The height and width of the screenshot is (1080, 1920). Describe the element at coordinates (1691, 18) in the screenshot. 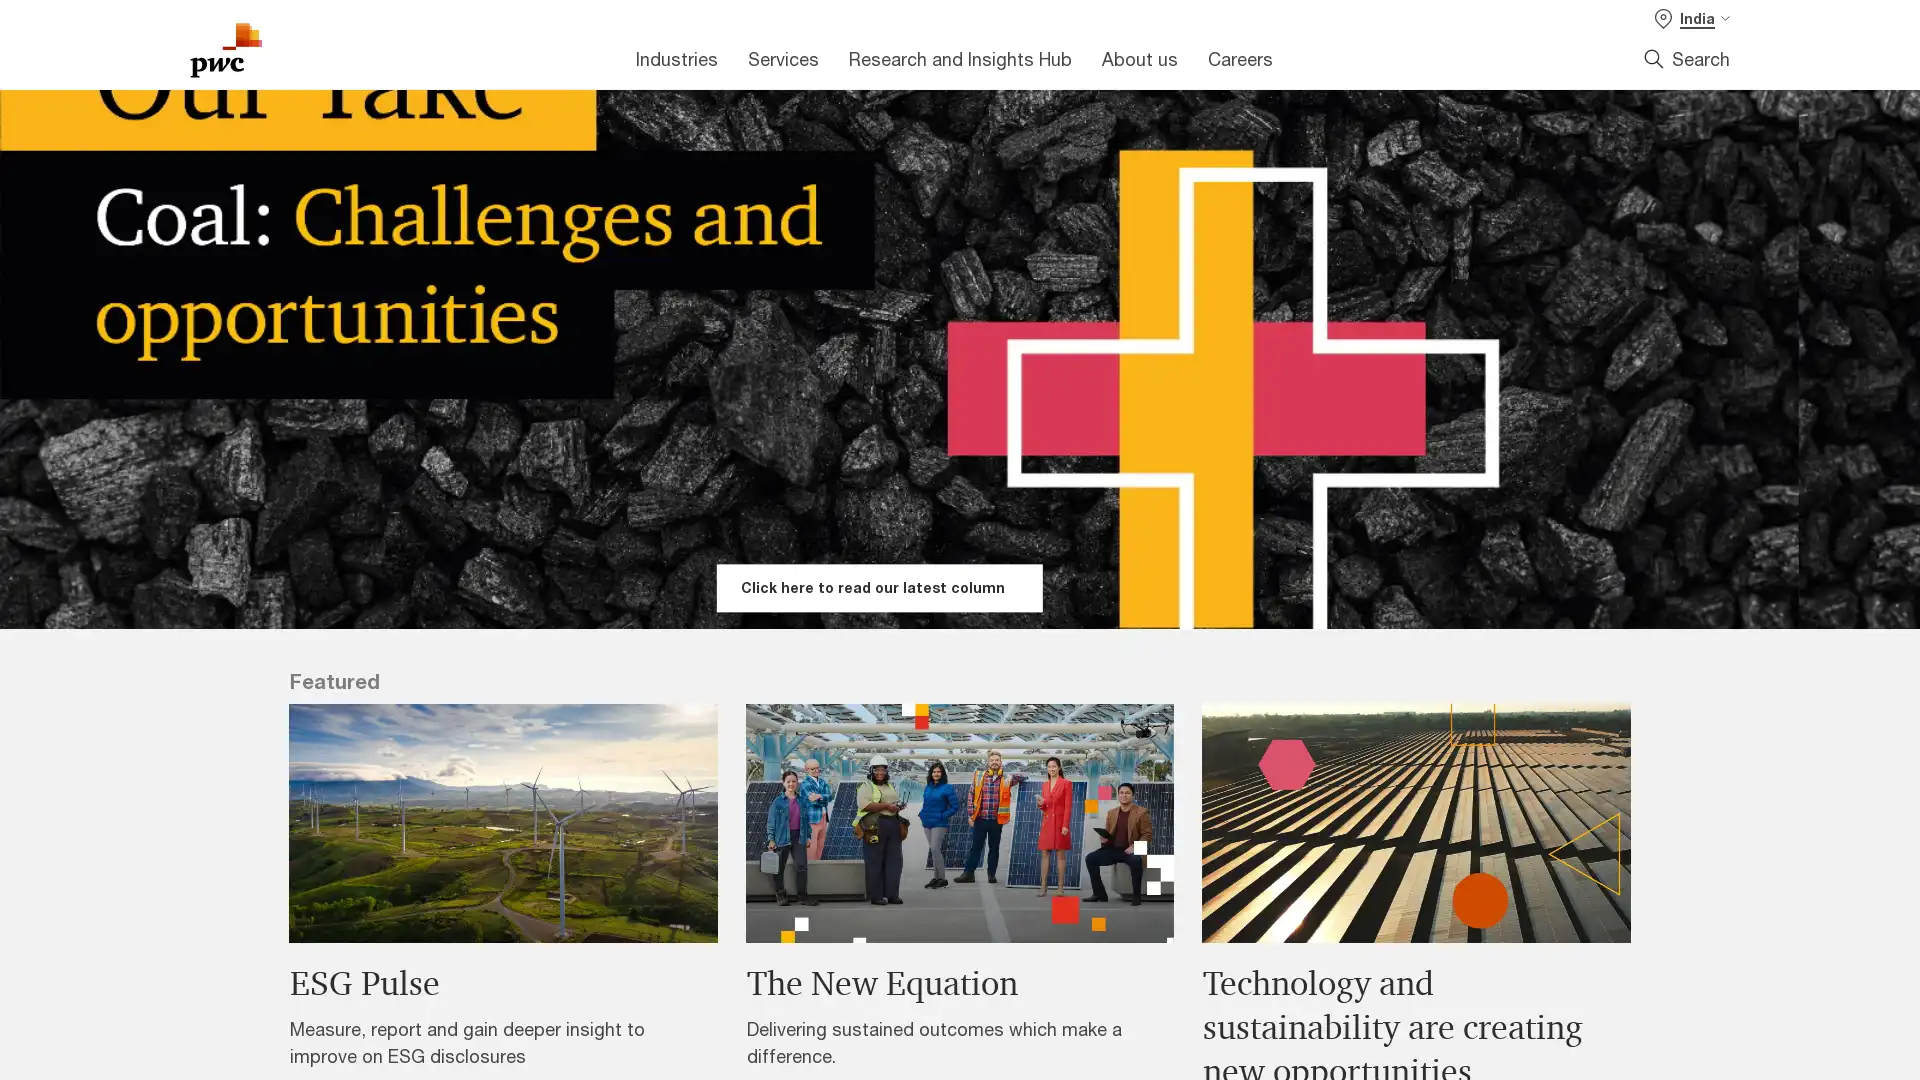

I see `India` at that location.